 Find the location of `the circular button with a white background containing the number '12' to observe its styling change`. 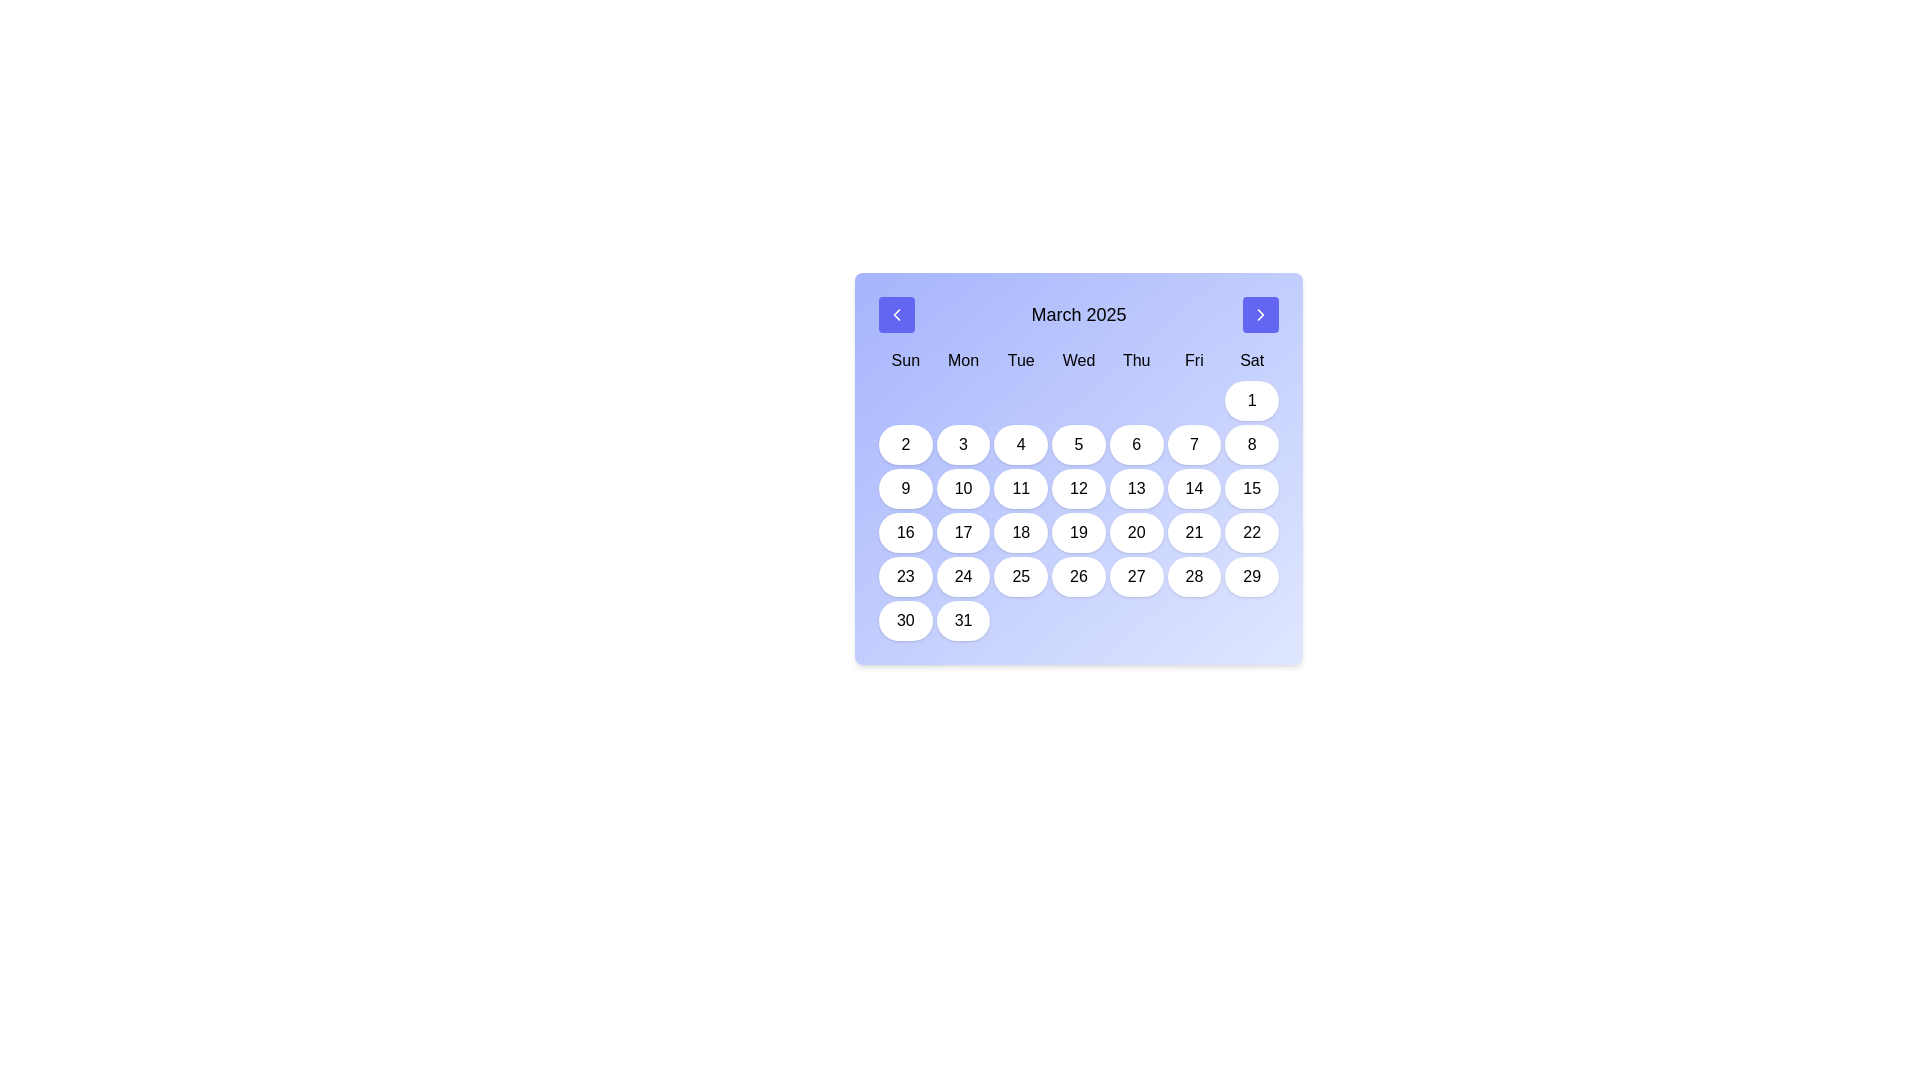

the circular button with a white background containing the number '12' to observe its styling change is located at coordinates (1078, 489).